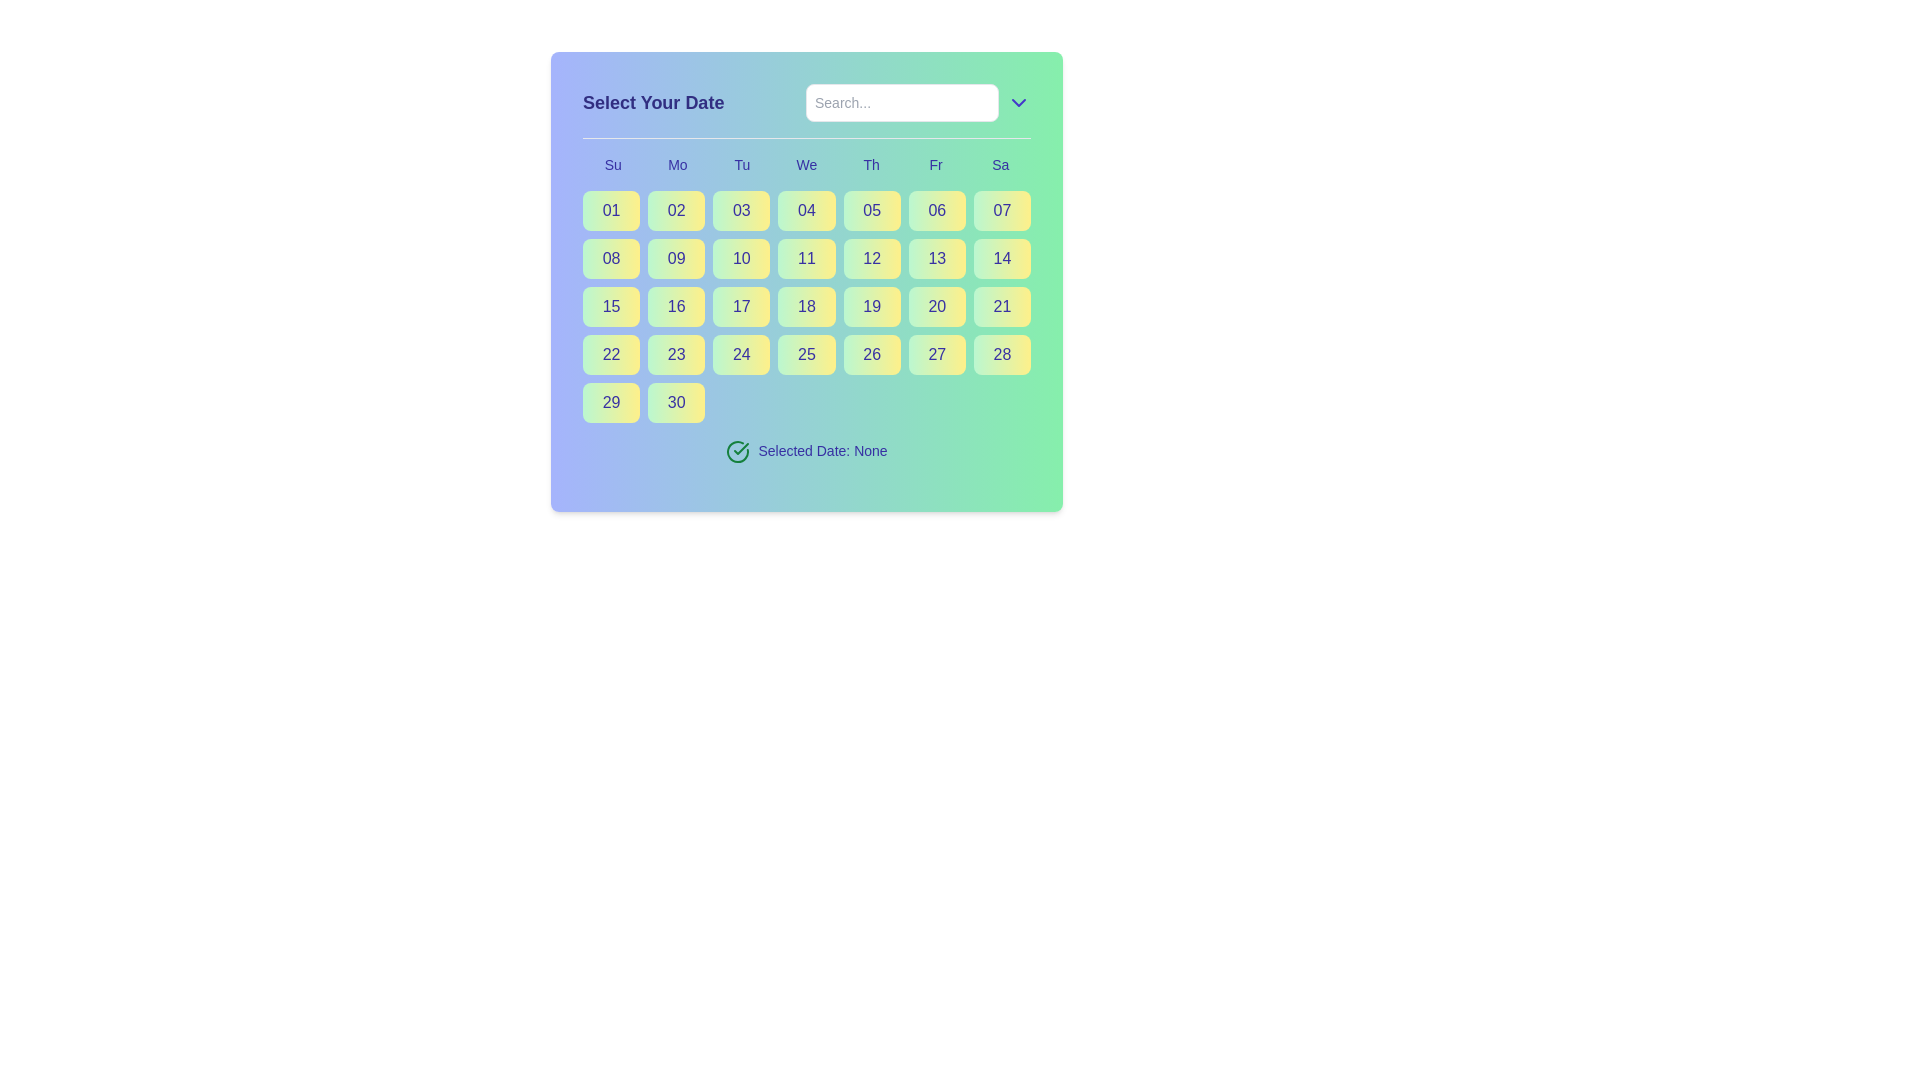 This screenshot has width=1920, height=1080. I want to click on the selectable option button for the date '17' in the calendar grid, so click(740, 307).